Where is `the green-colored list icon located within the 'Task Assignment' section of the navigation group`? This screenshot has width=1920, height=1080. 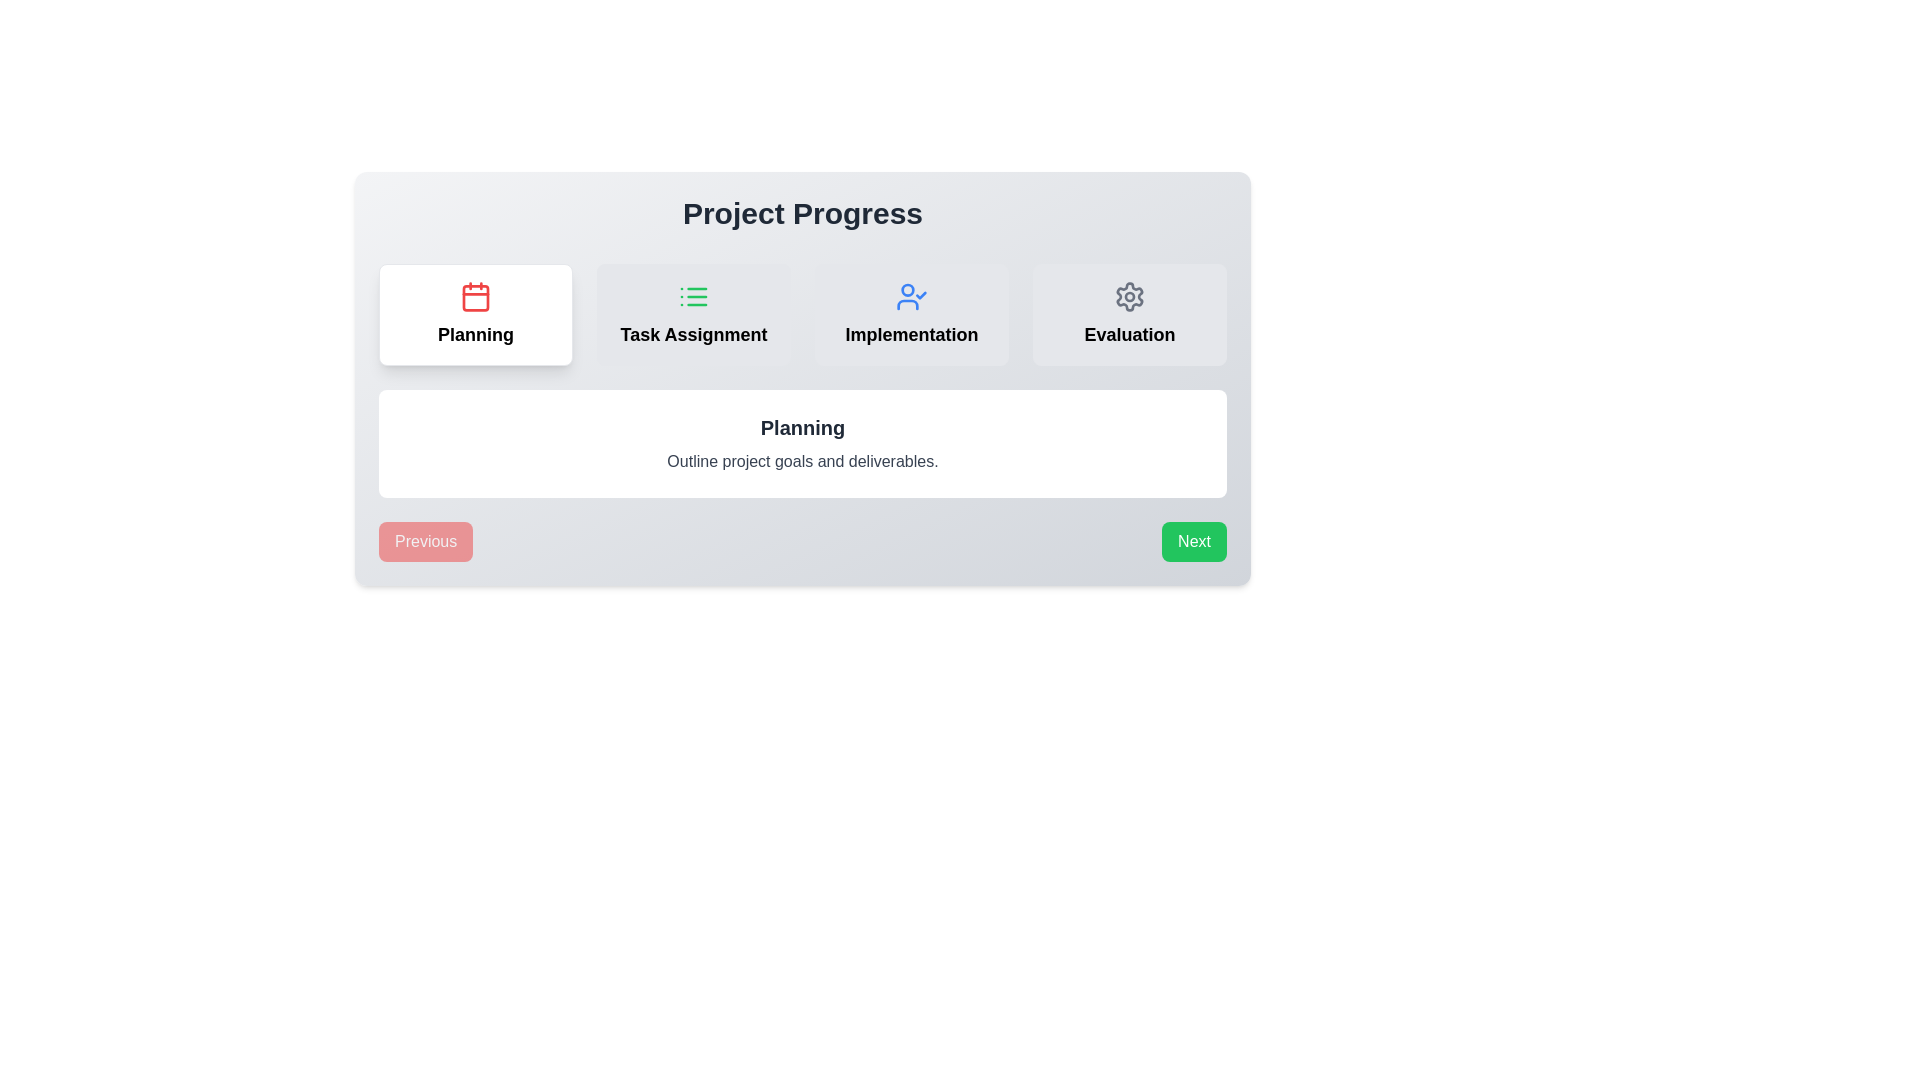
the green-colored list icon located within the 'Task Assignment' section of the navigation group is located at coordinates (694, 297).